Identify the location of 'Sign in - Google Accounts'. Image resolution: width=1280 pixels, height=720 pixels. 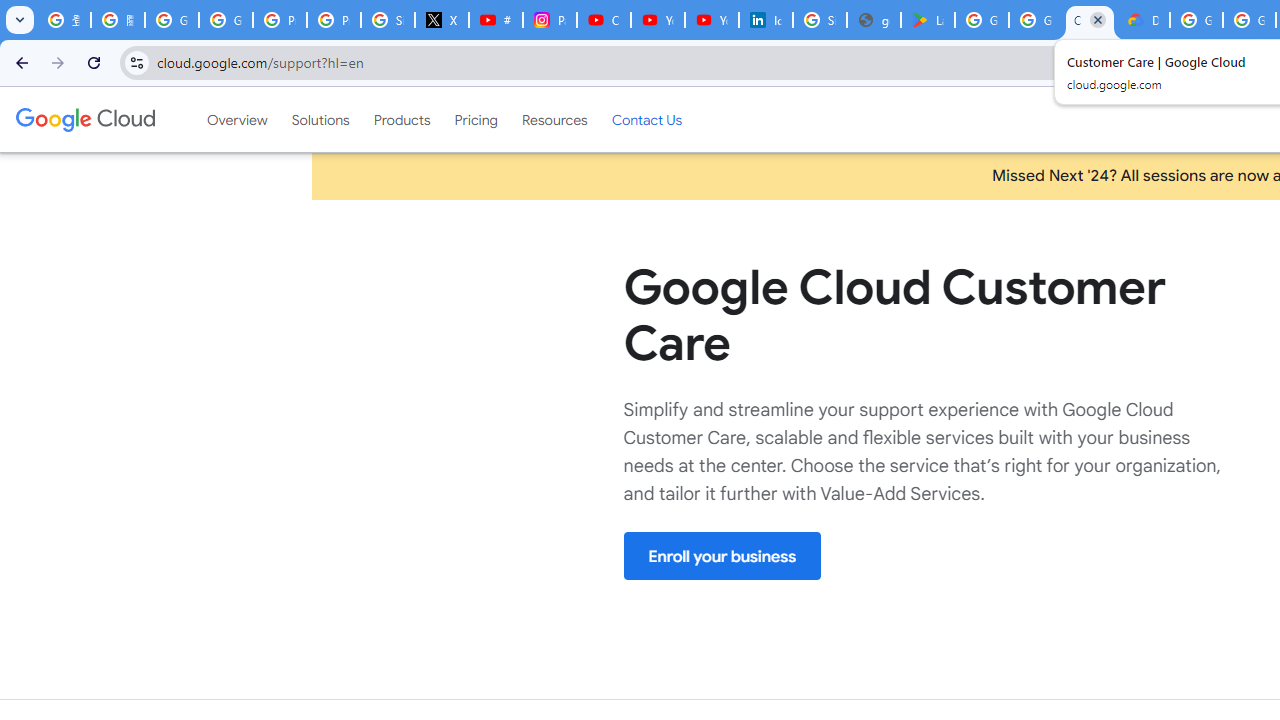
(819, 20).